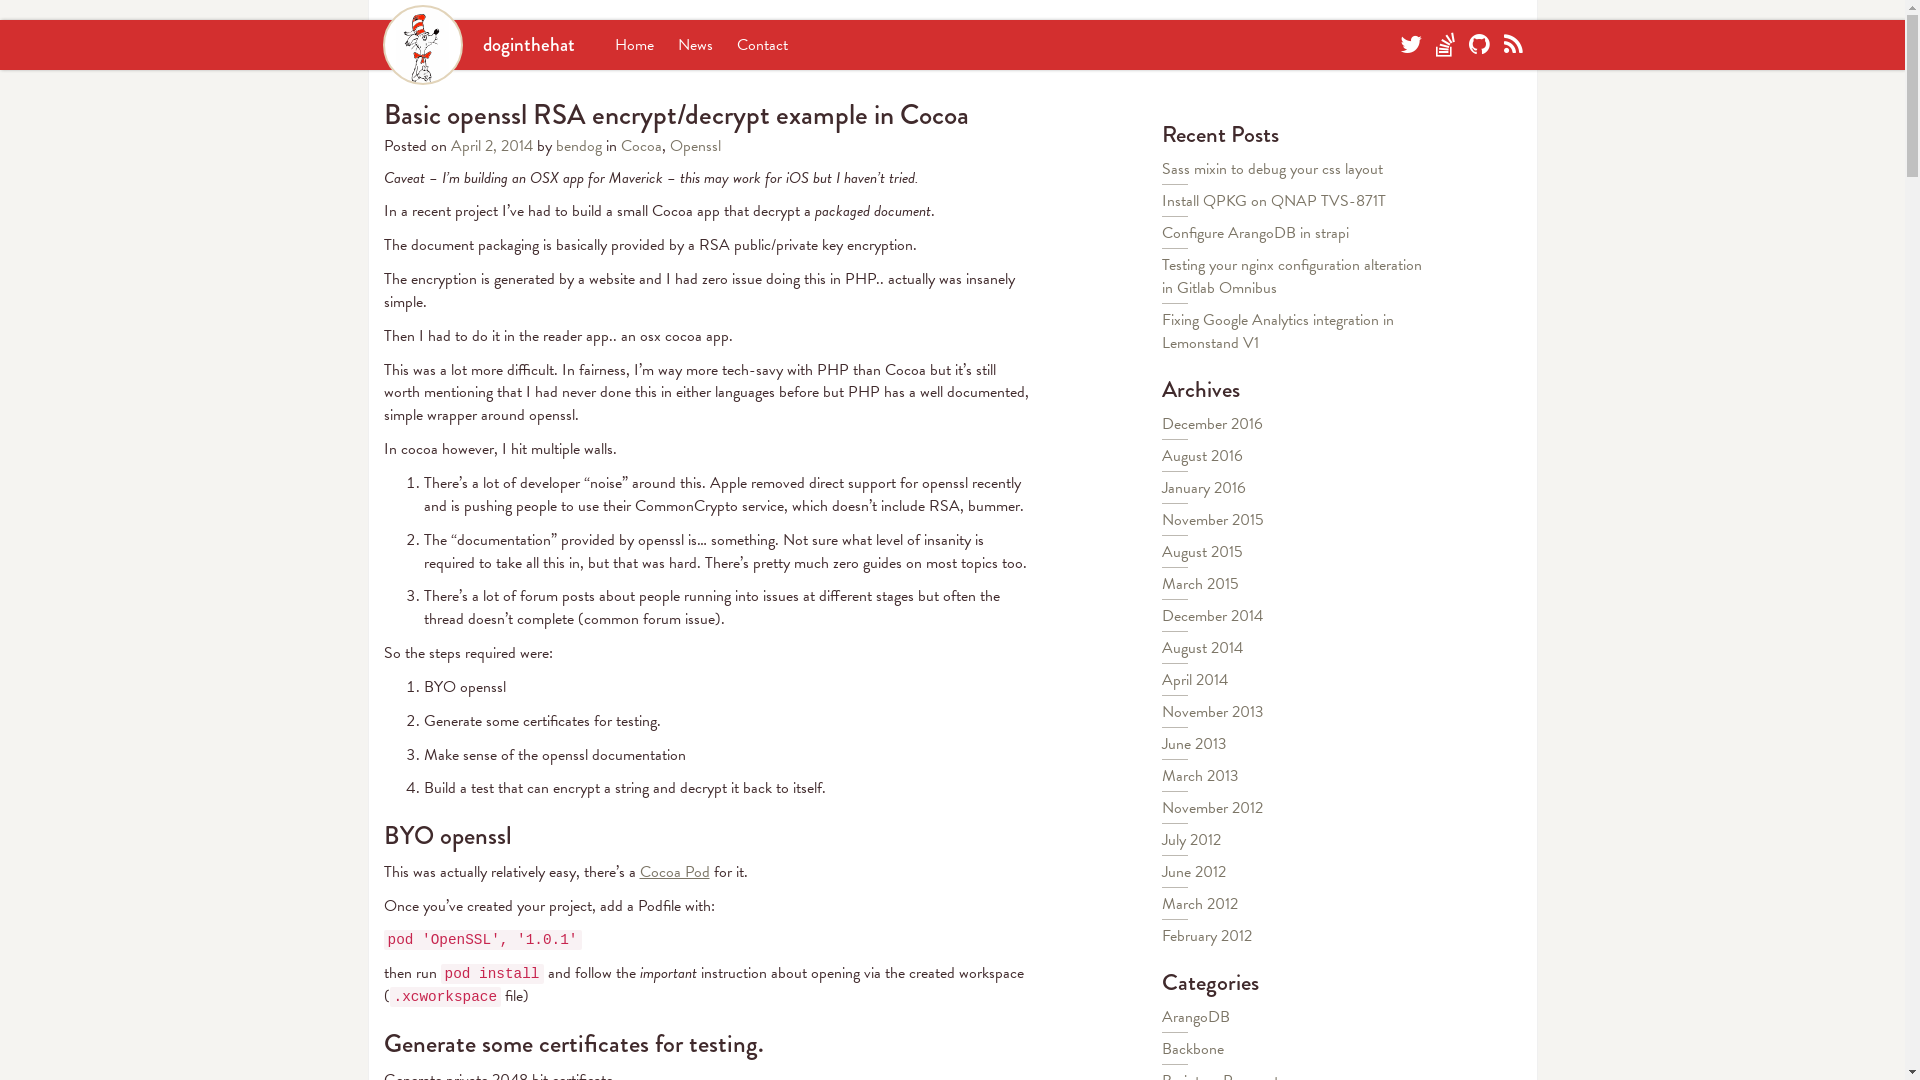 The height and width of the screenshot is (1080, 1920). I want to click on 'June 2012', so click(1194, 870).